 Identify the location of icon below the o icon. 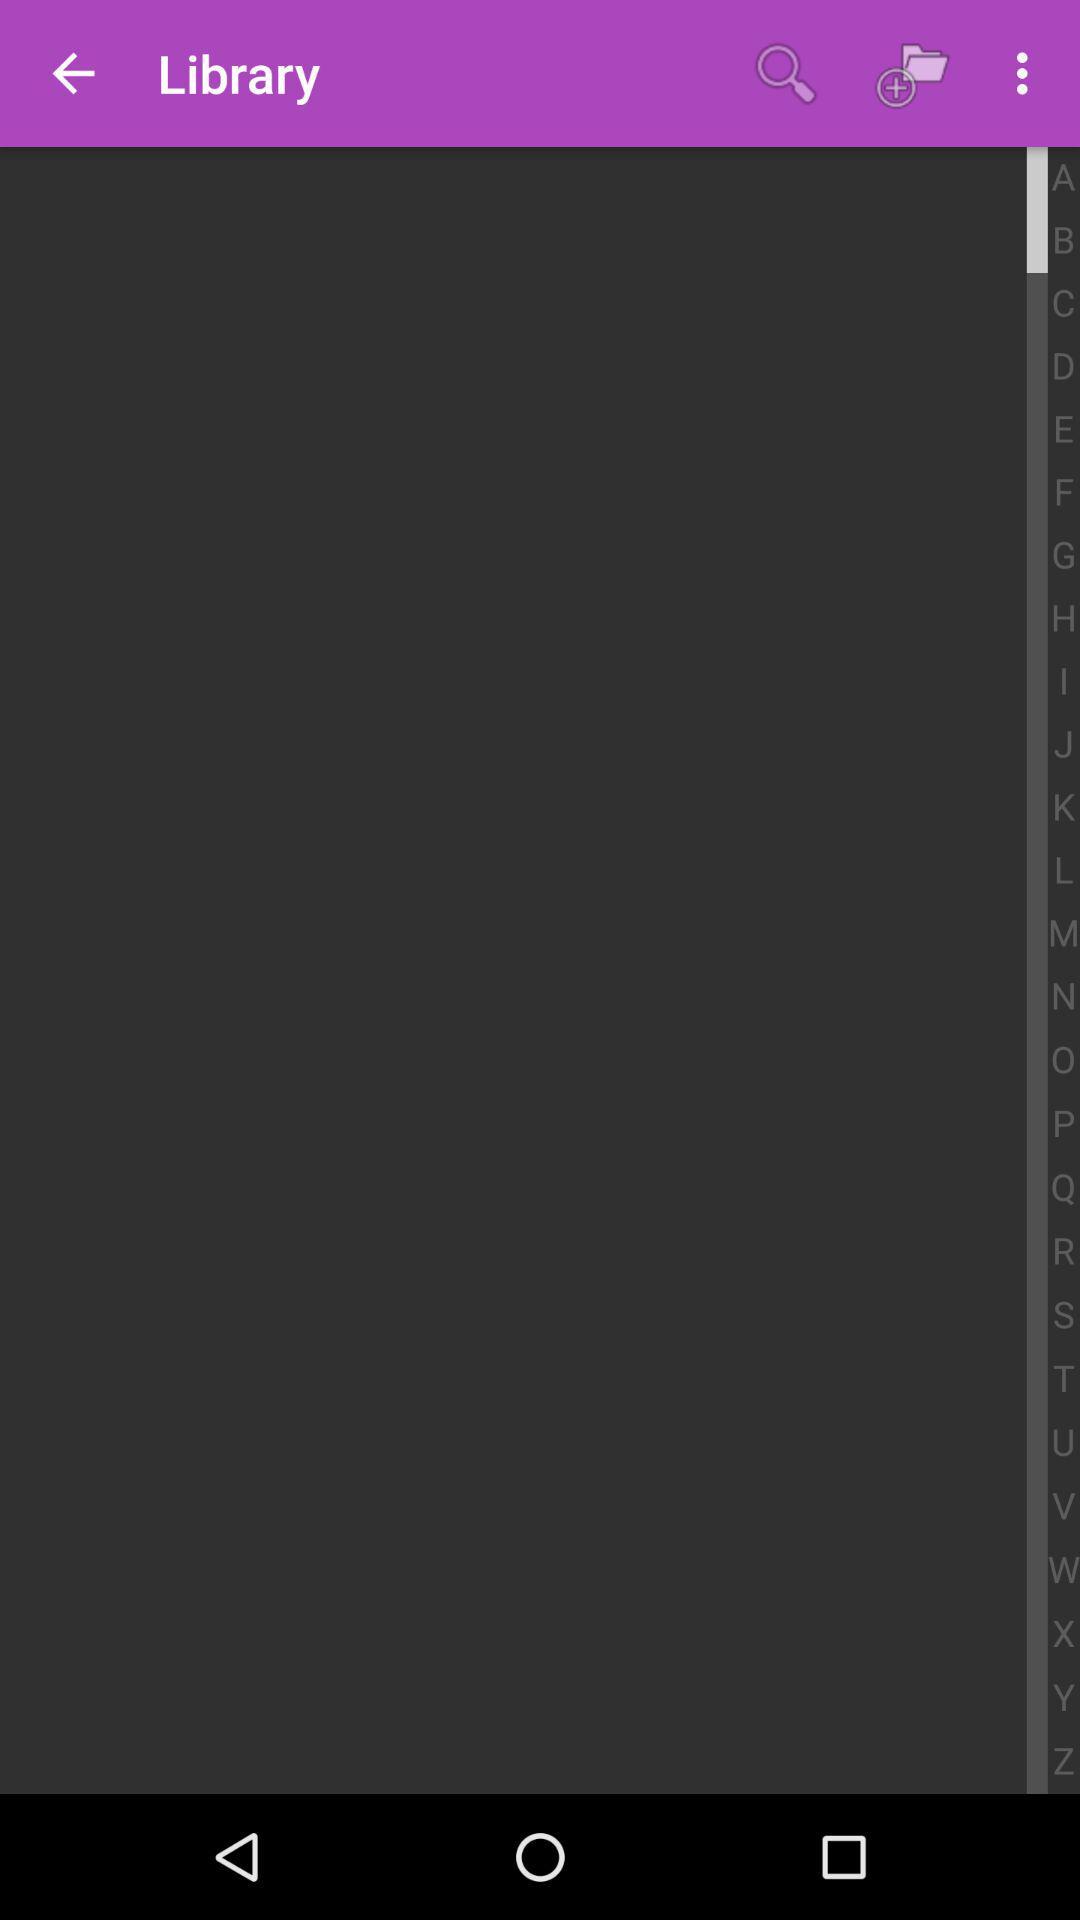
(1062, 1124).